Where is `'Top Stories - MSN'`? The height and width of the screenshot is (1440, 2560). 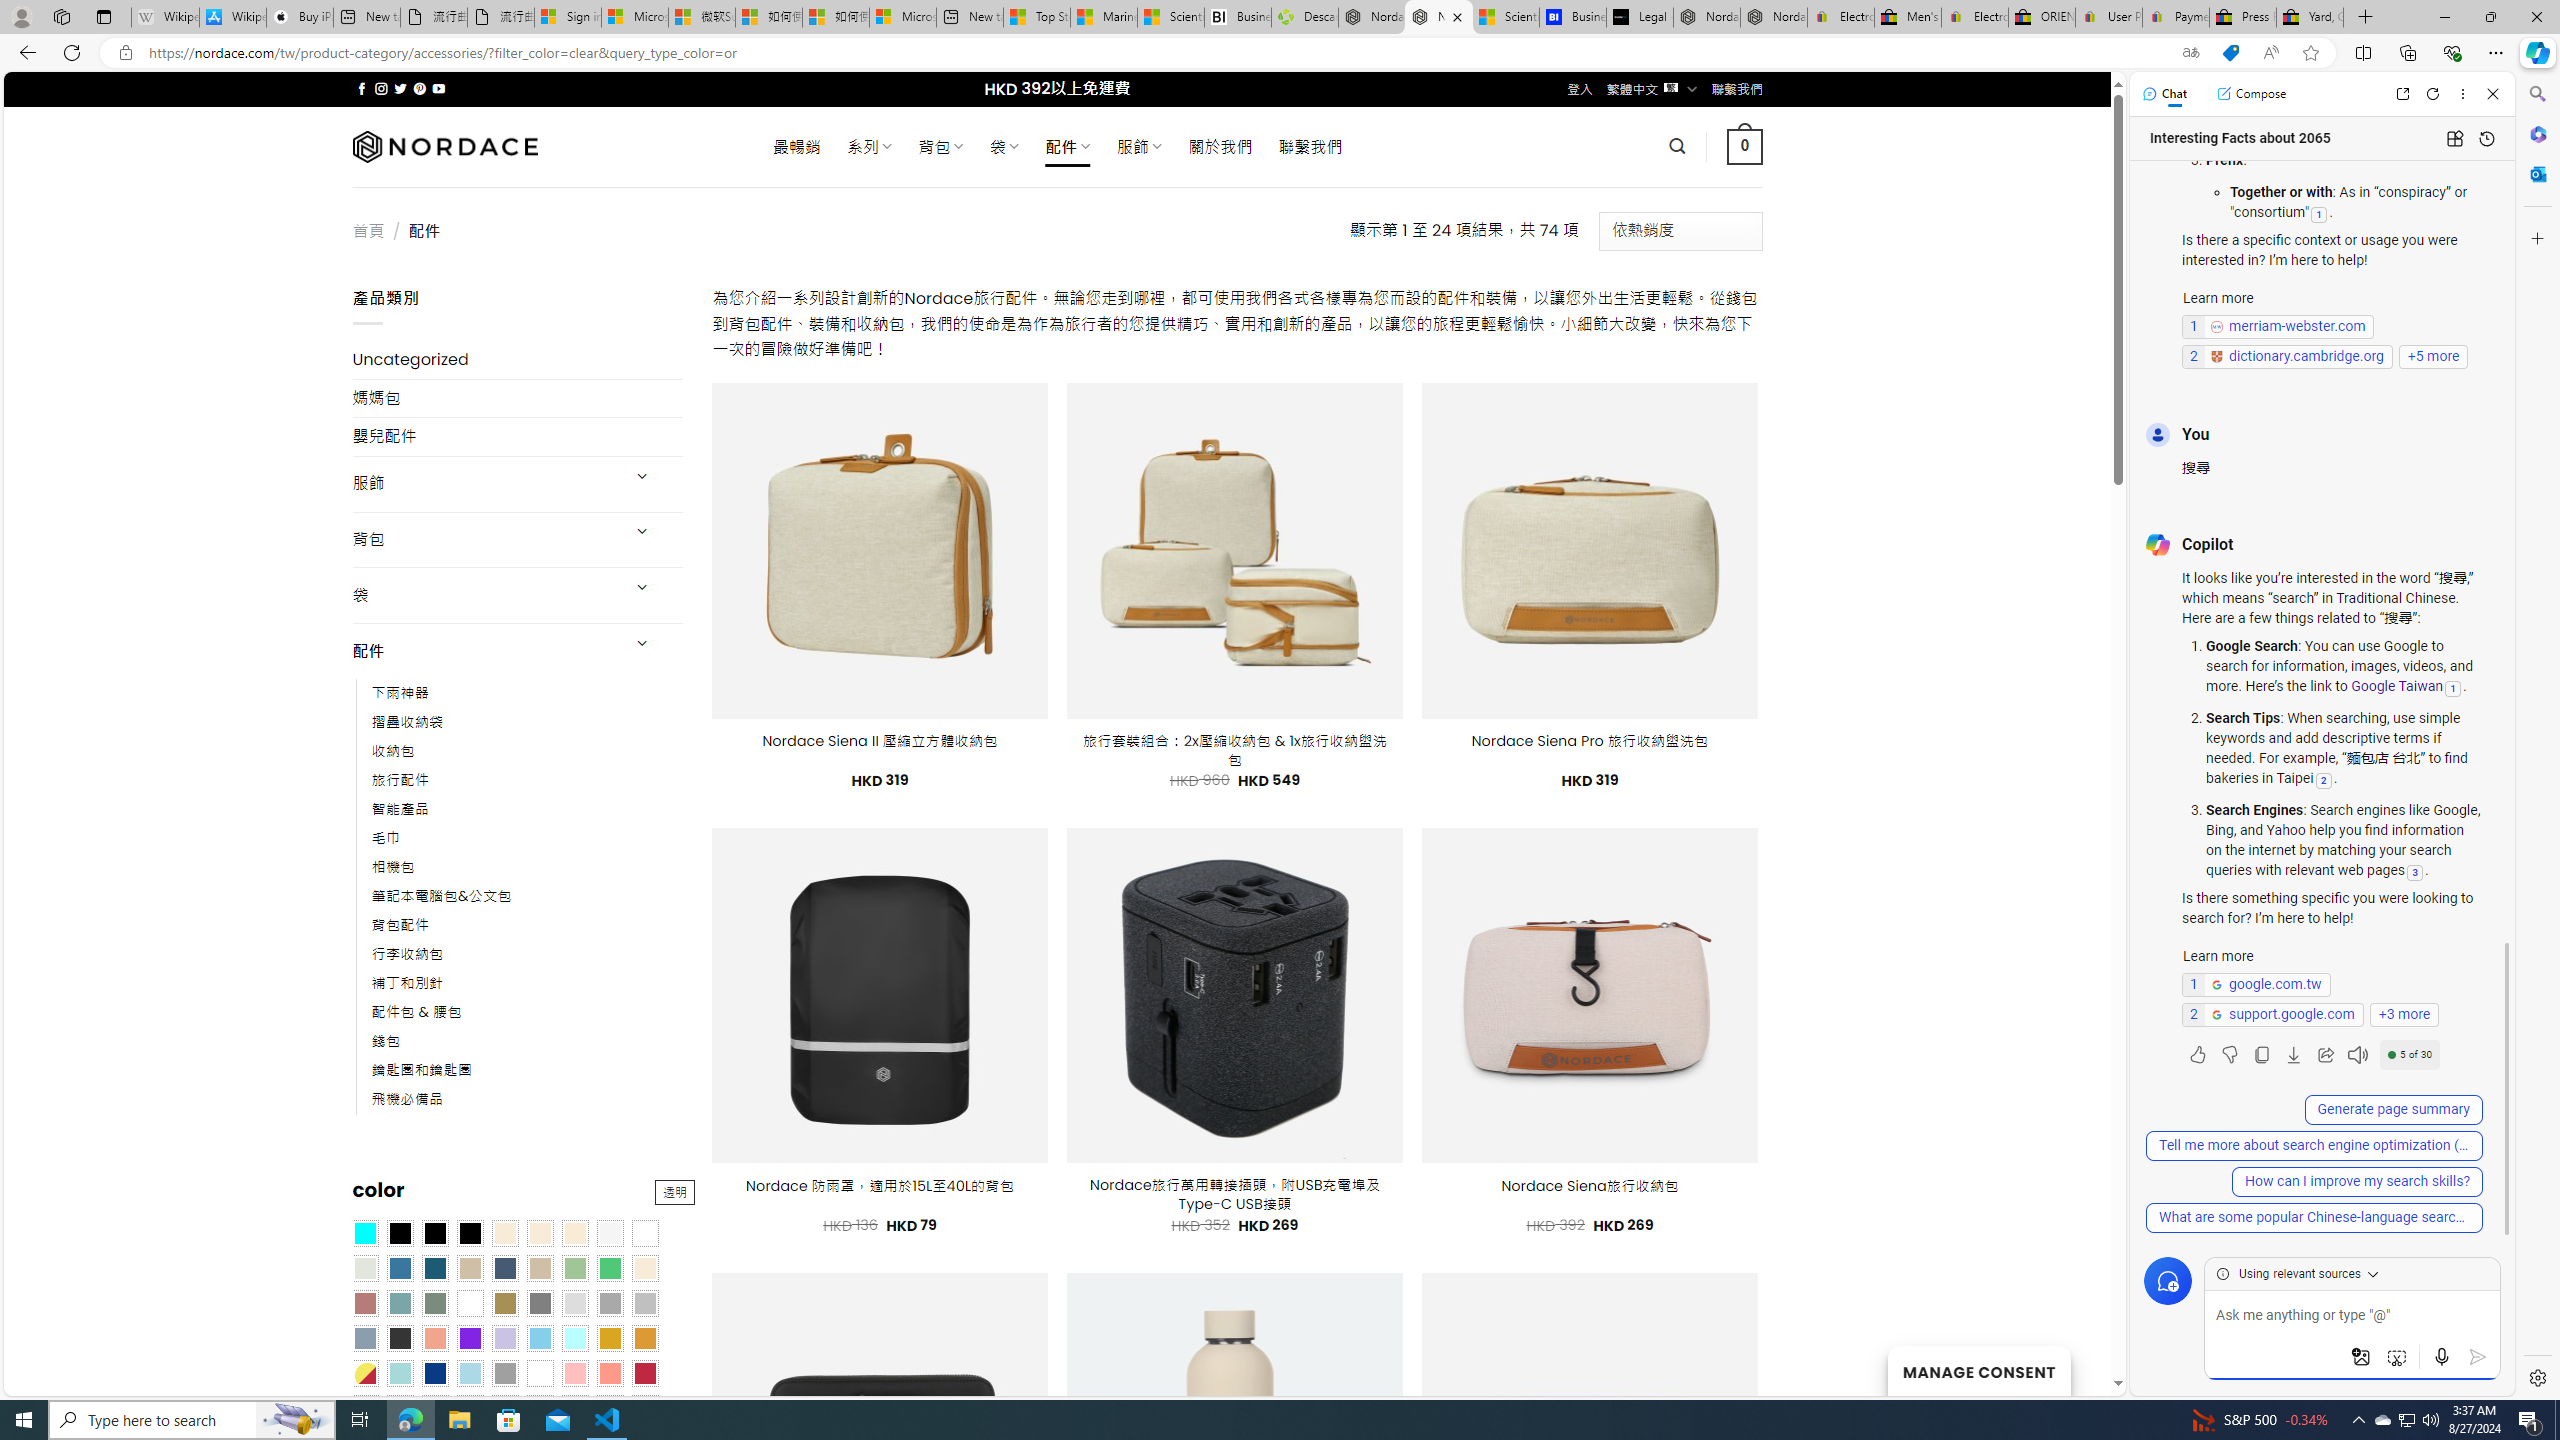 'Top Stories - MSN' is located at coordinates (1035, 16).